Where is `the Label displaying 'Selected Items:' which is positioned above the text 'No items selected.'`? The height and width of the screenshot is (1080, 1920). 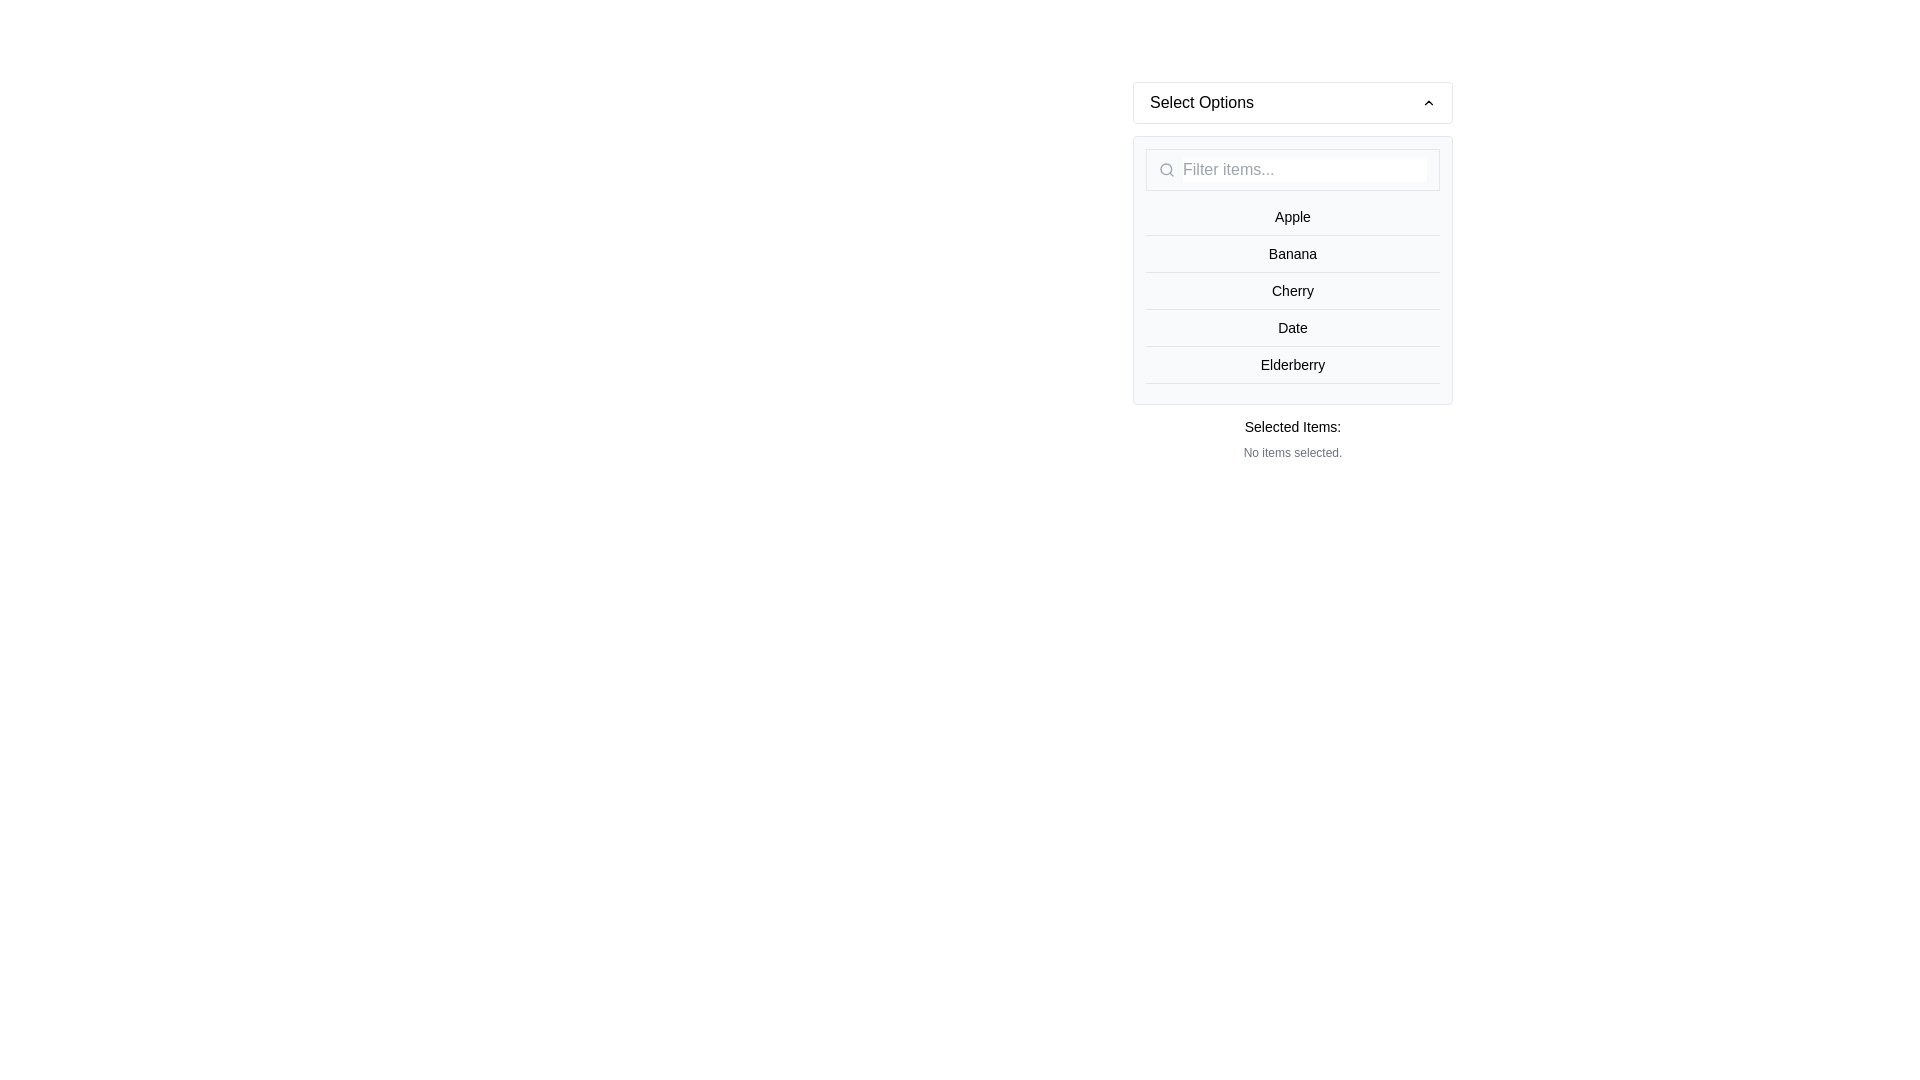
the Label displaying 'Selected Items:' which is positioned above the text 'No items selected.' is located at coordinates (1292, 426).